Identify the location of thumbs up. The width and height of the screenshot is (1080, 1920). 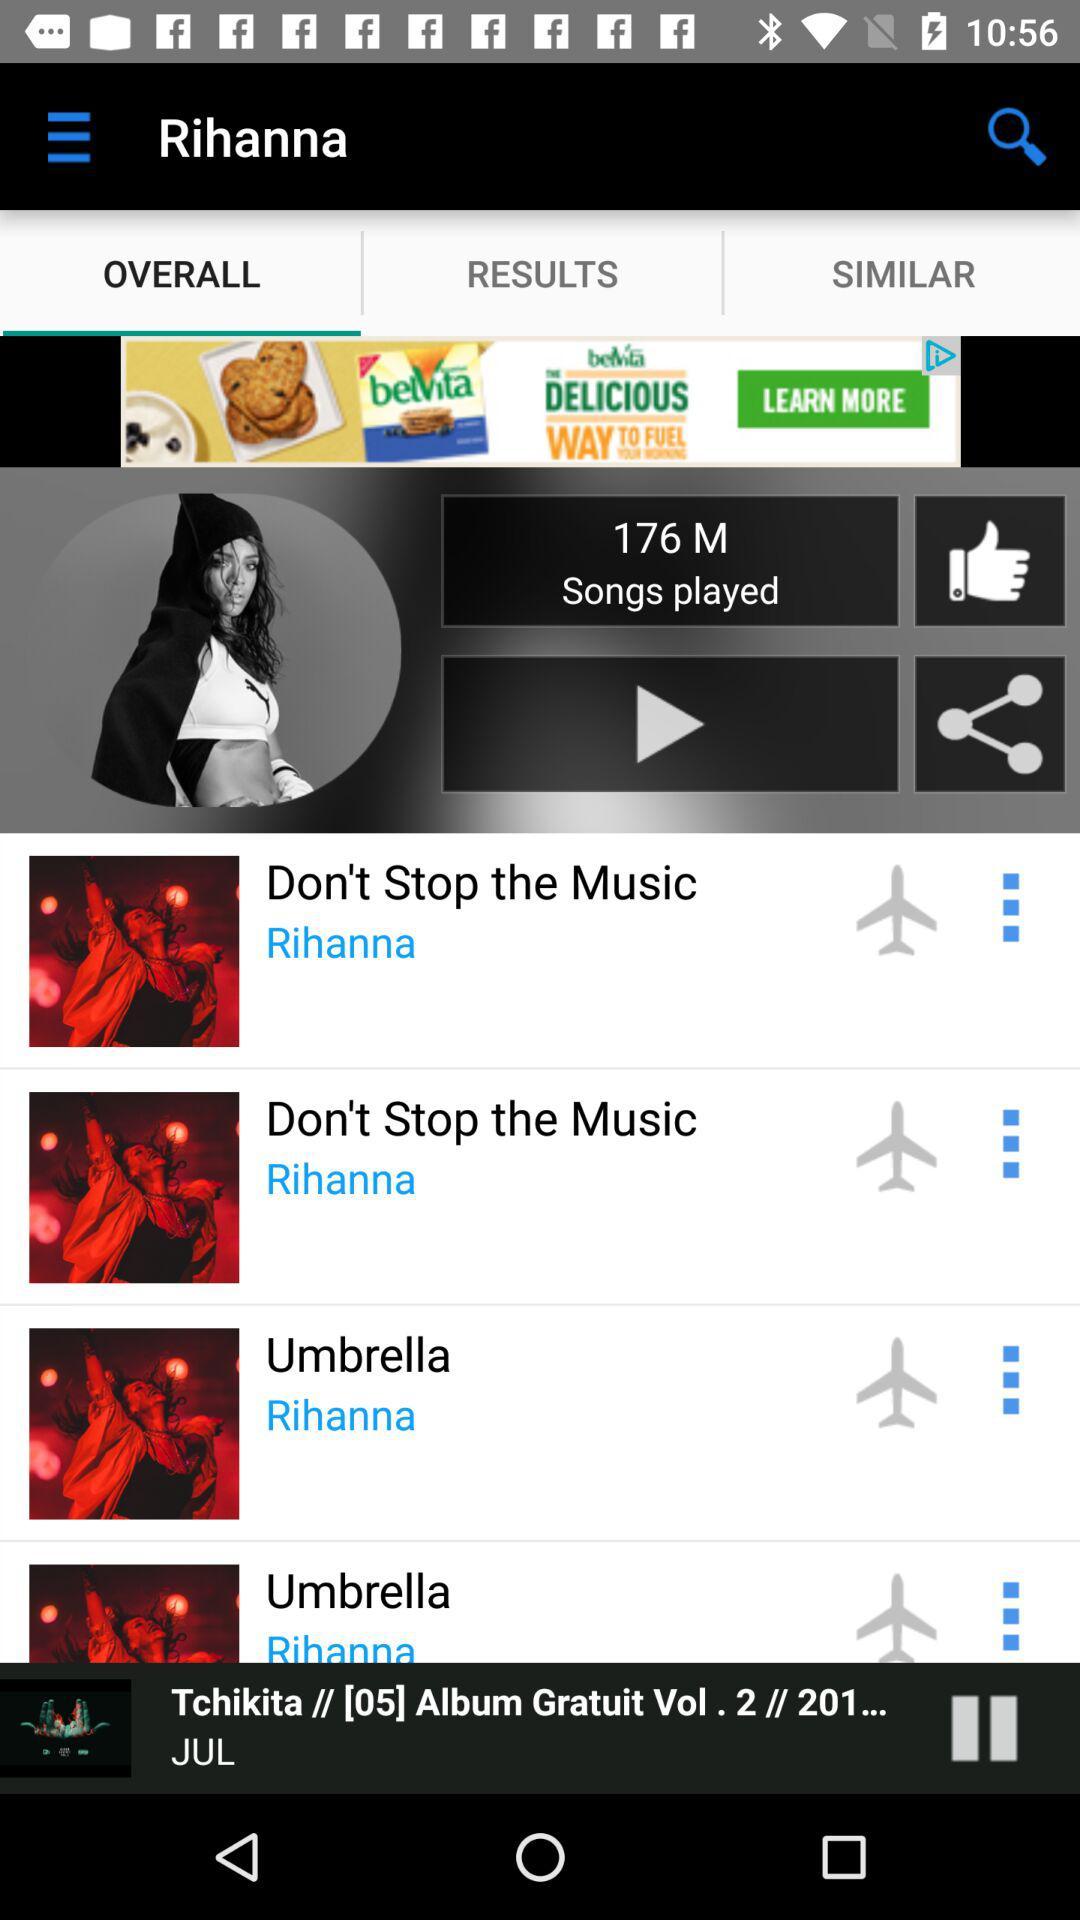
(988, 560).